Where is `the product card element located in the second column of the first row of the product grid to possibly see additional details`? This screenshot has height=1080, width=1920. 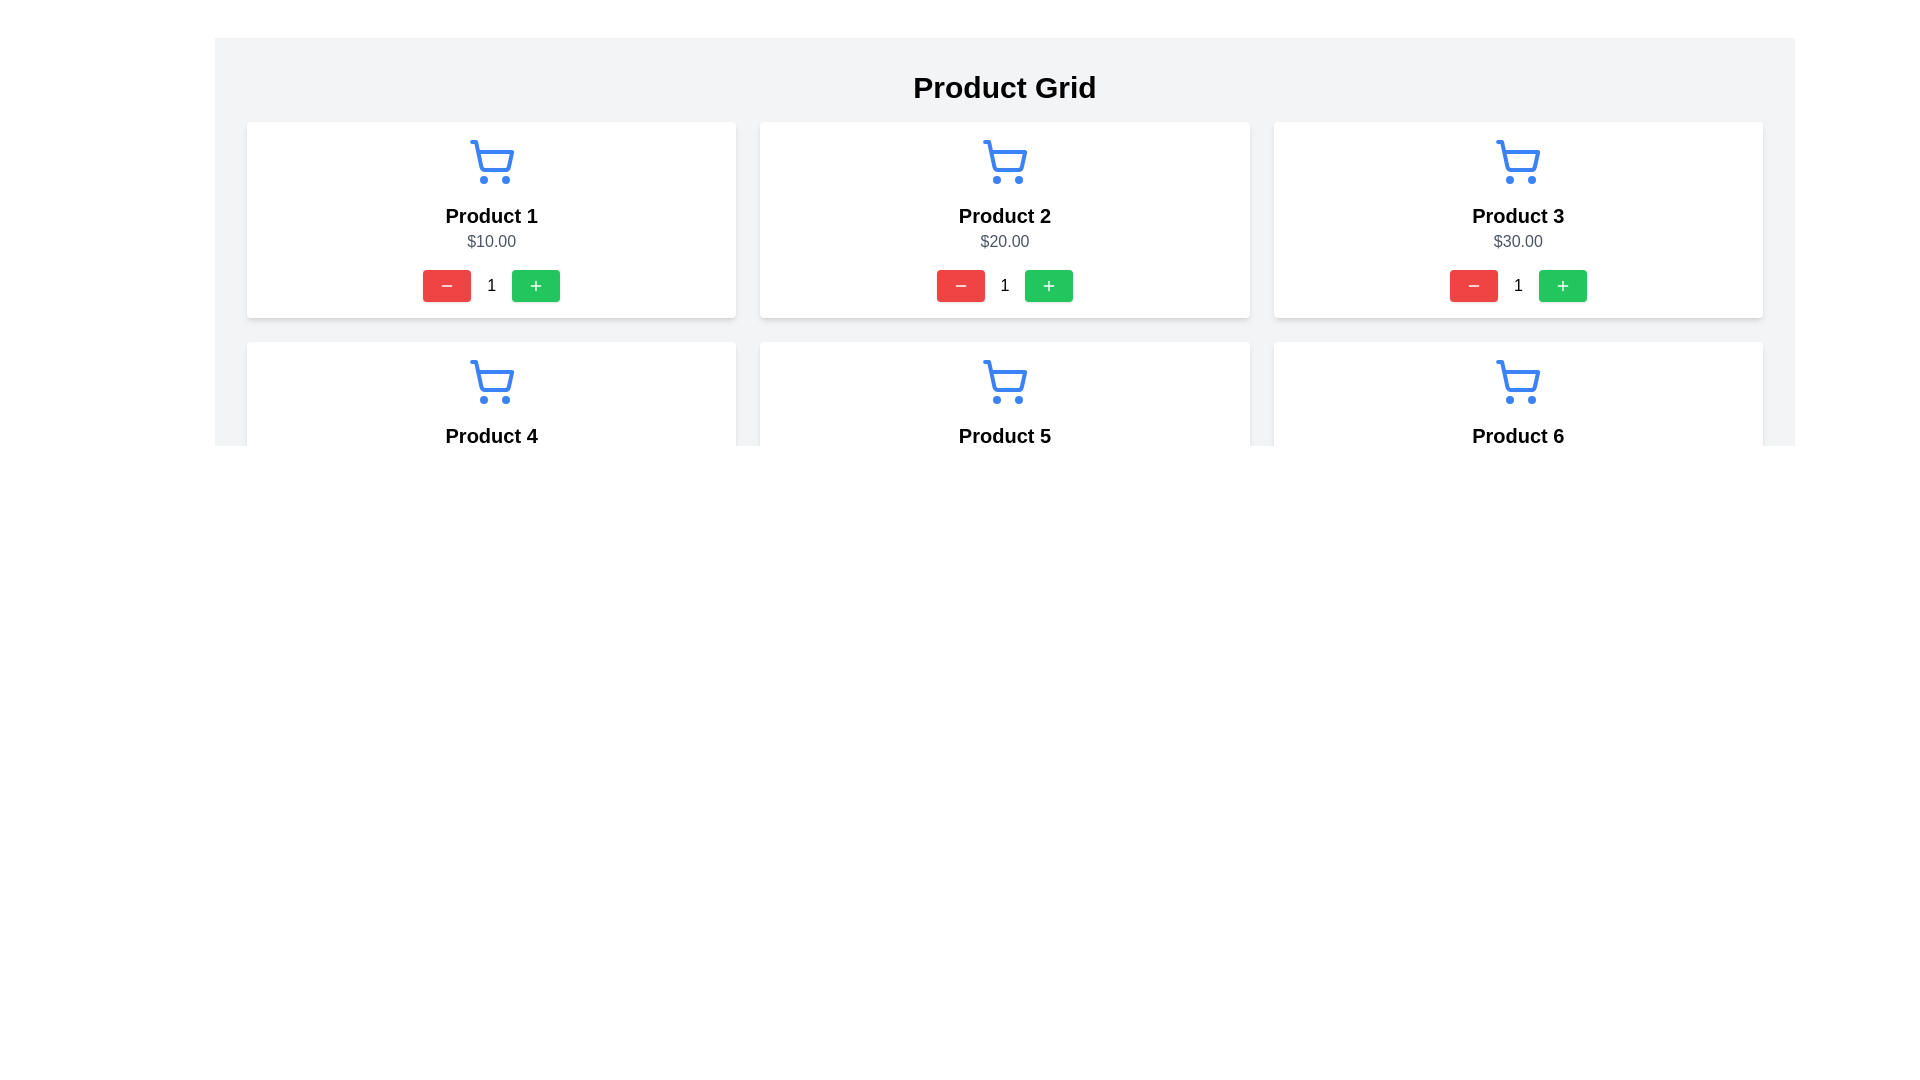
the product card element located in the second column of the first row of the product grid to possibly see additional details is located at coordinates (1004, 219).